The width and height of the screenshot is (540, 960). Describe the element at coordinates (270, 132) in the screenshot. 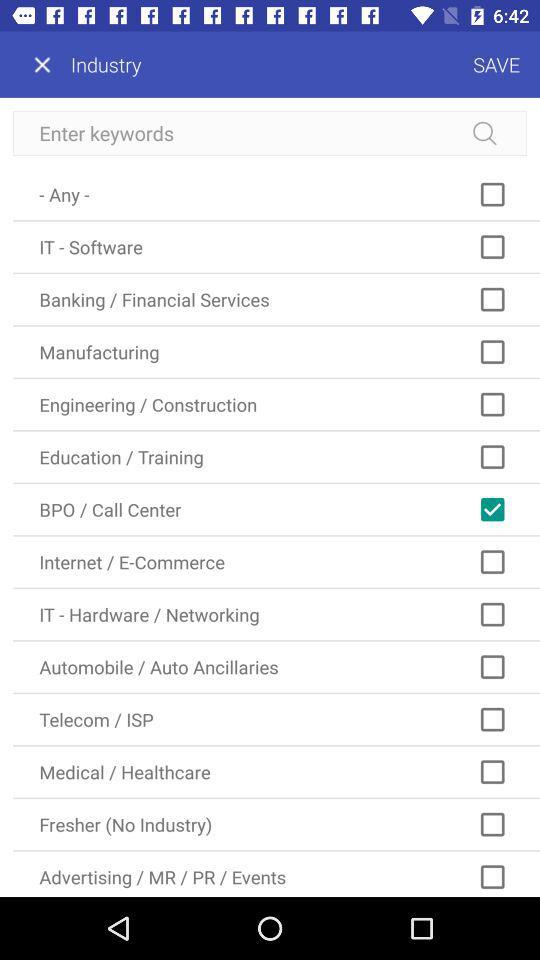

I see `search keywords` at that location.